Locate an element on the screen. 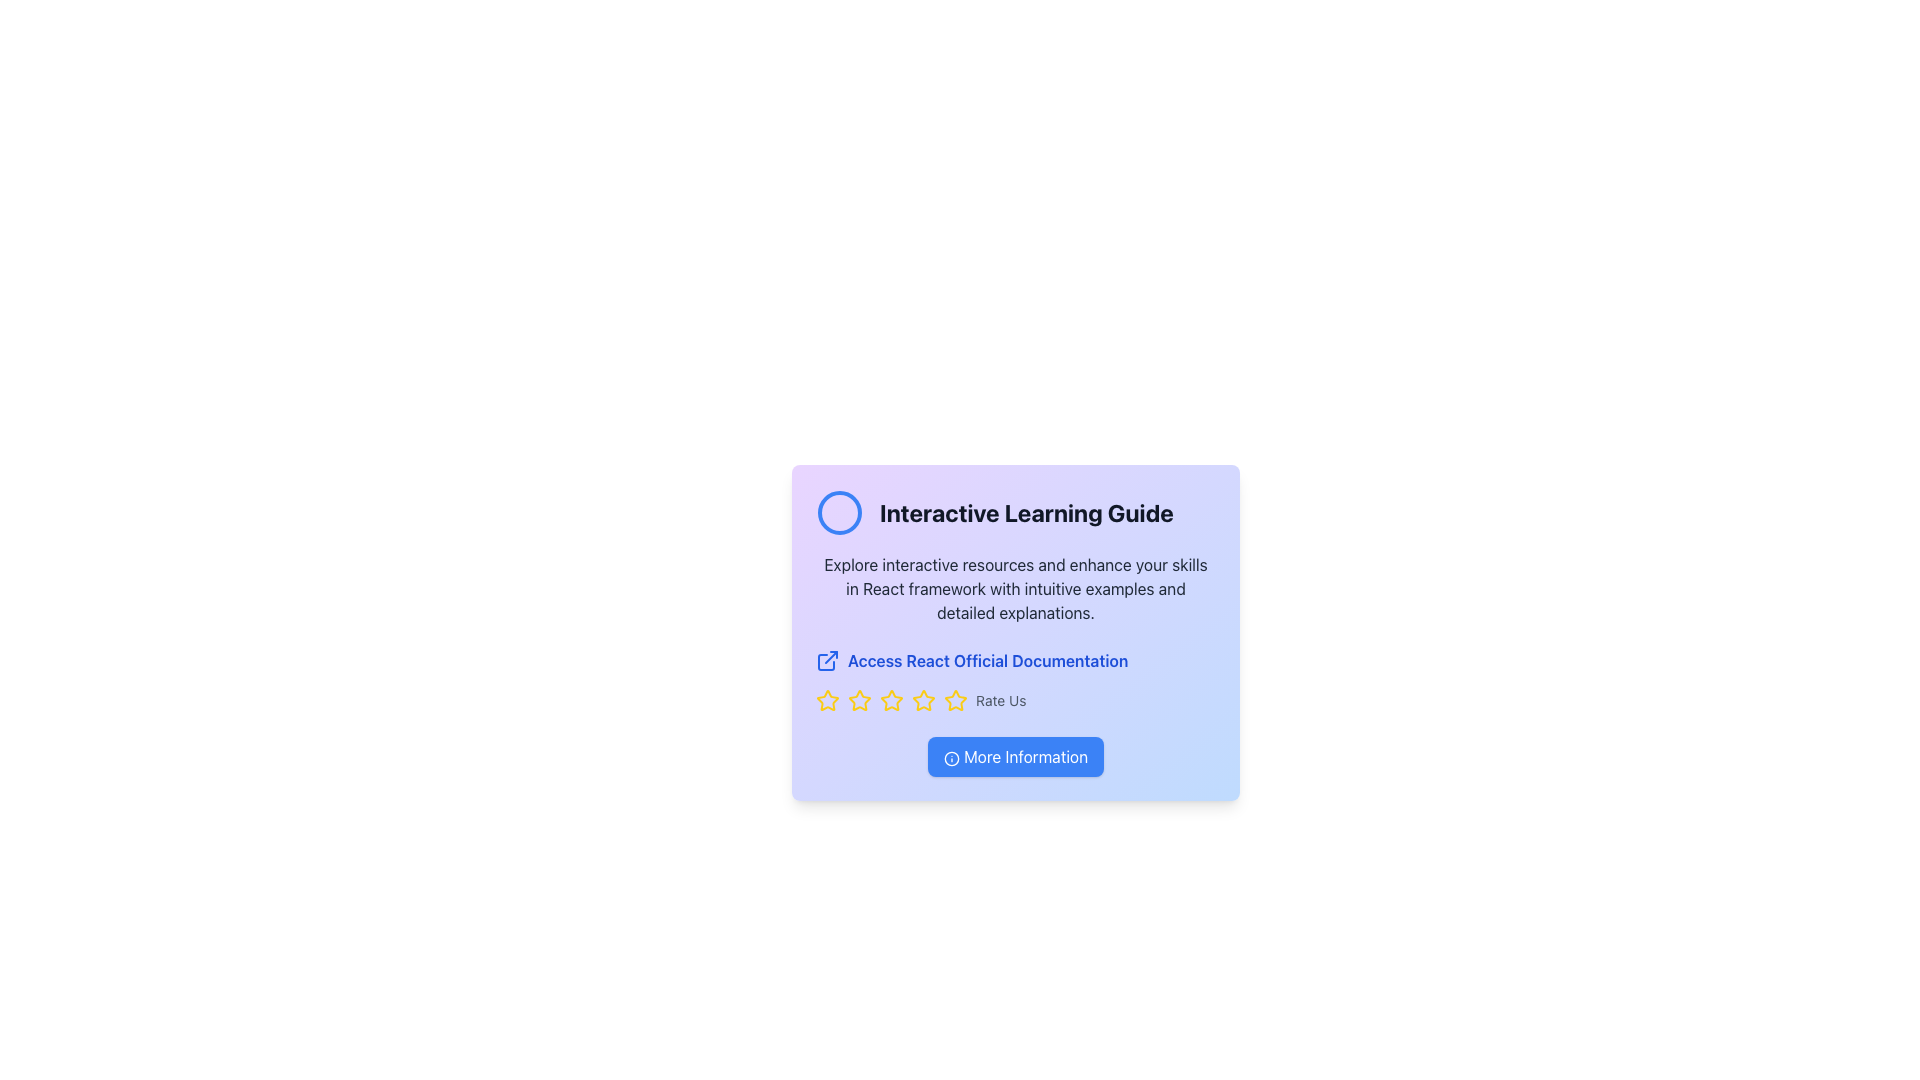  the fifth star icon outlined in yellow is located at coordinates (891, 700).